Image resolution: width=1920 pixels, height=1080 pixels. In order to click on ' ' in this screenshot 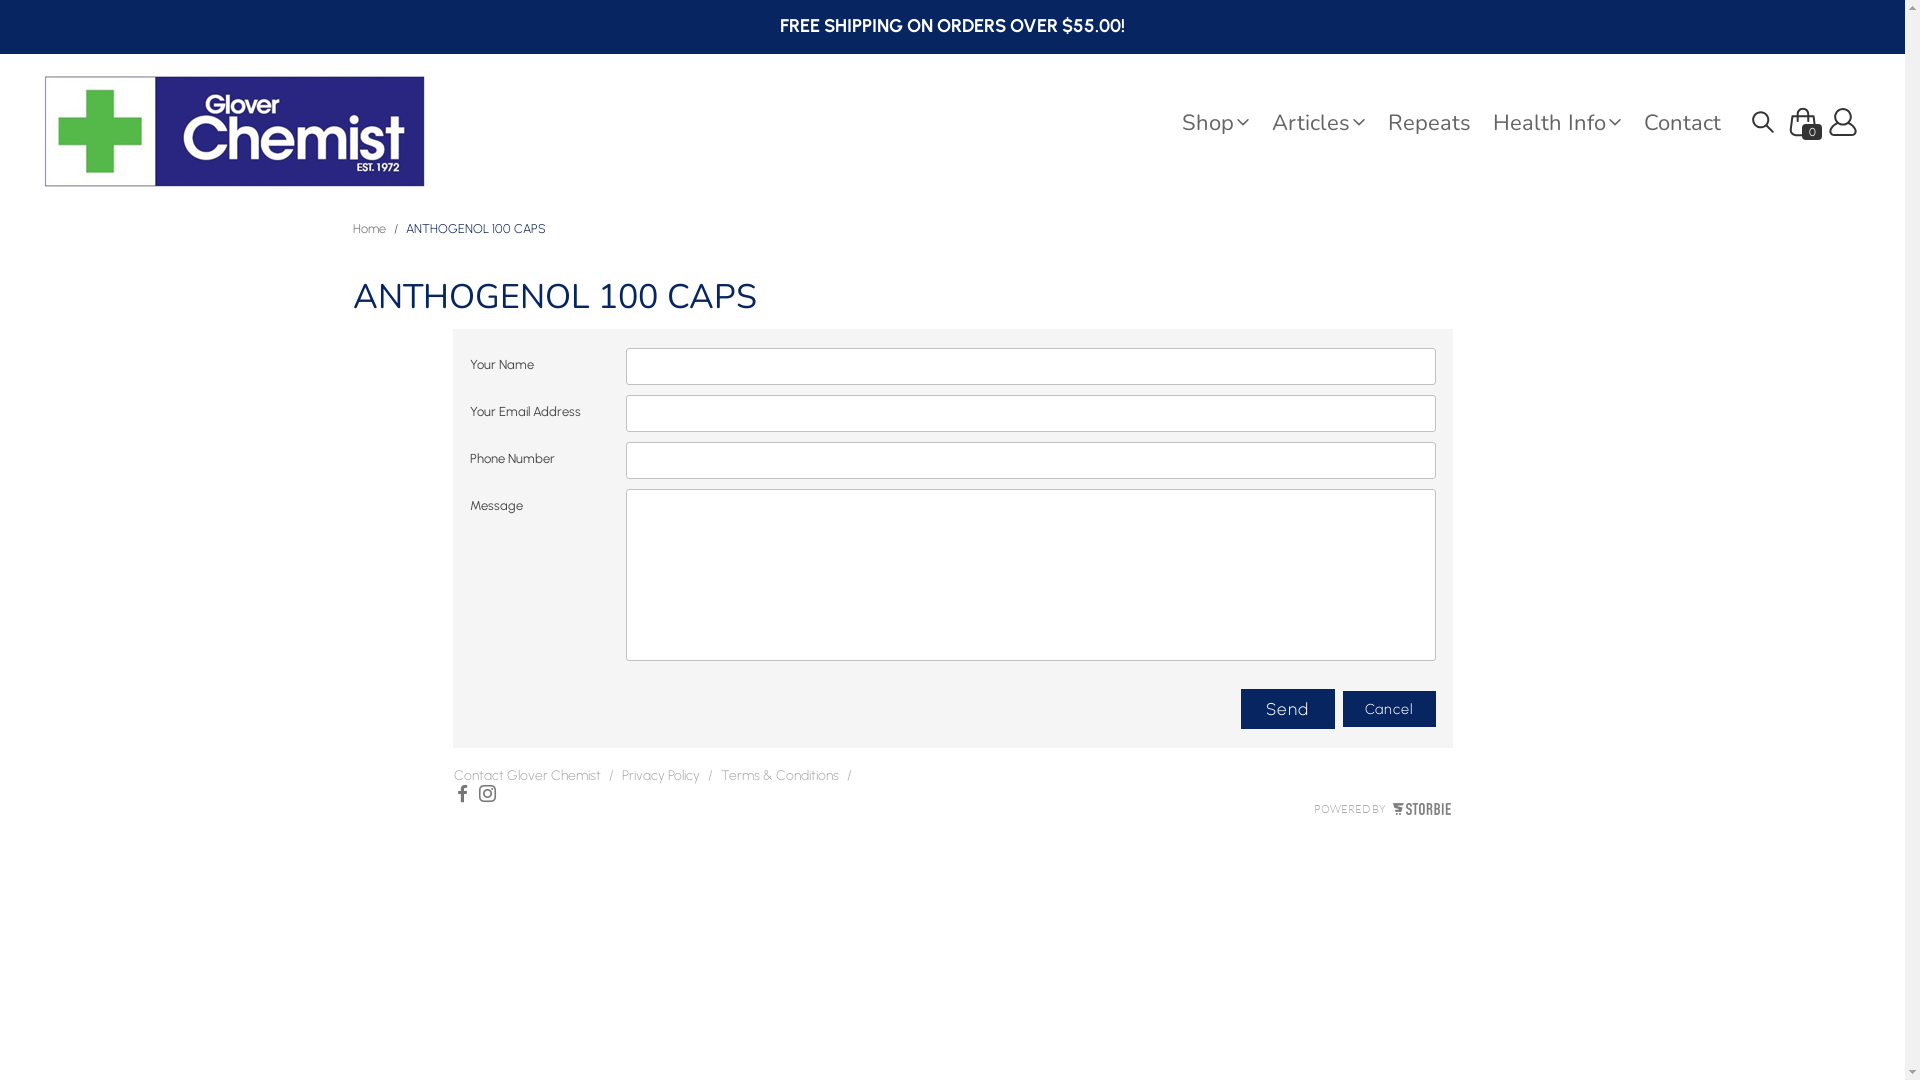, I will do `click(1741, 122)`.